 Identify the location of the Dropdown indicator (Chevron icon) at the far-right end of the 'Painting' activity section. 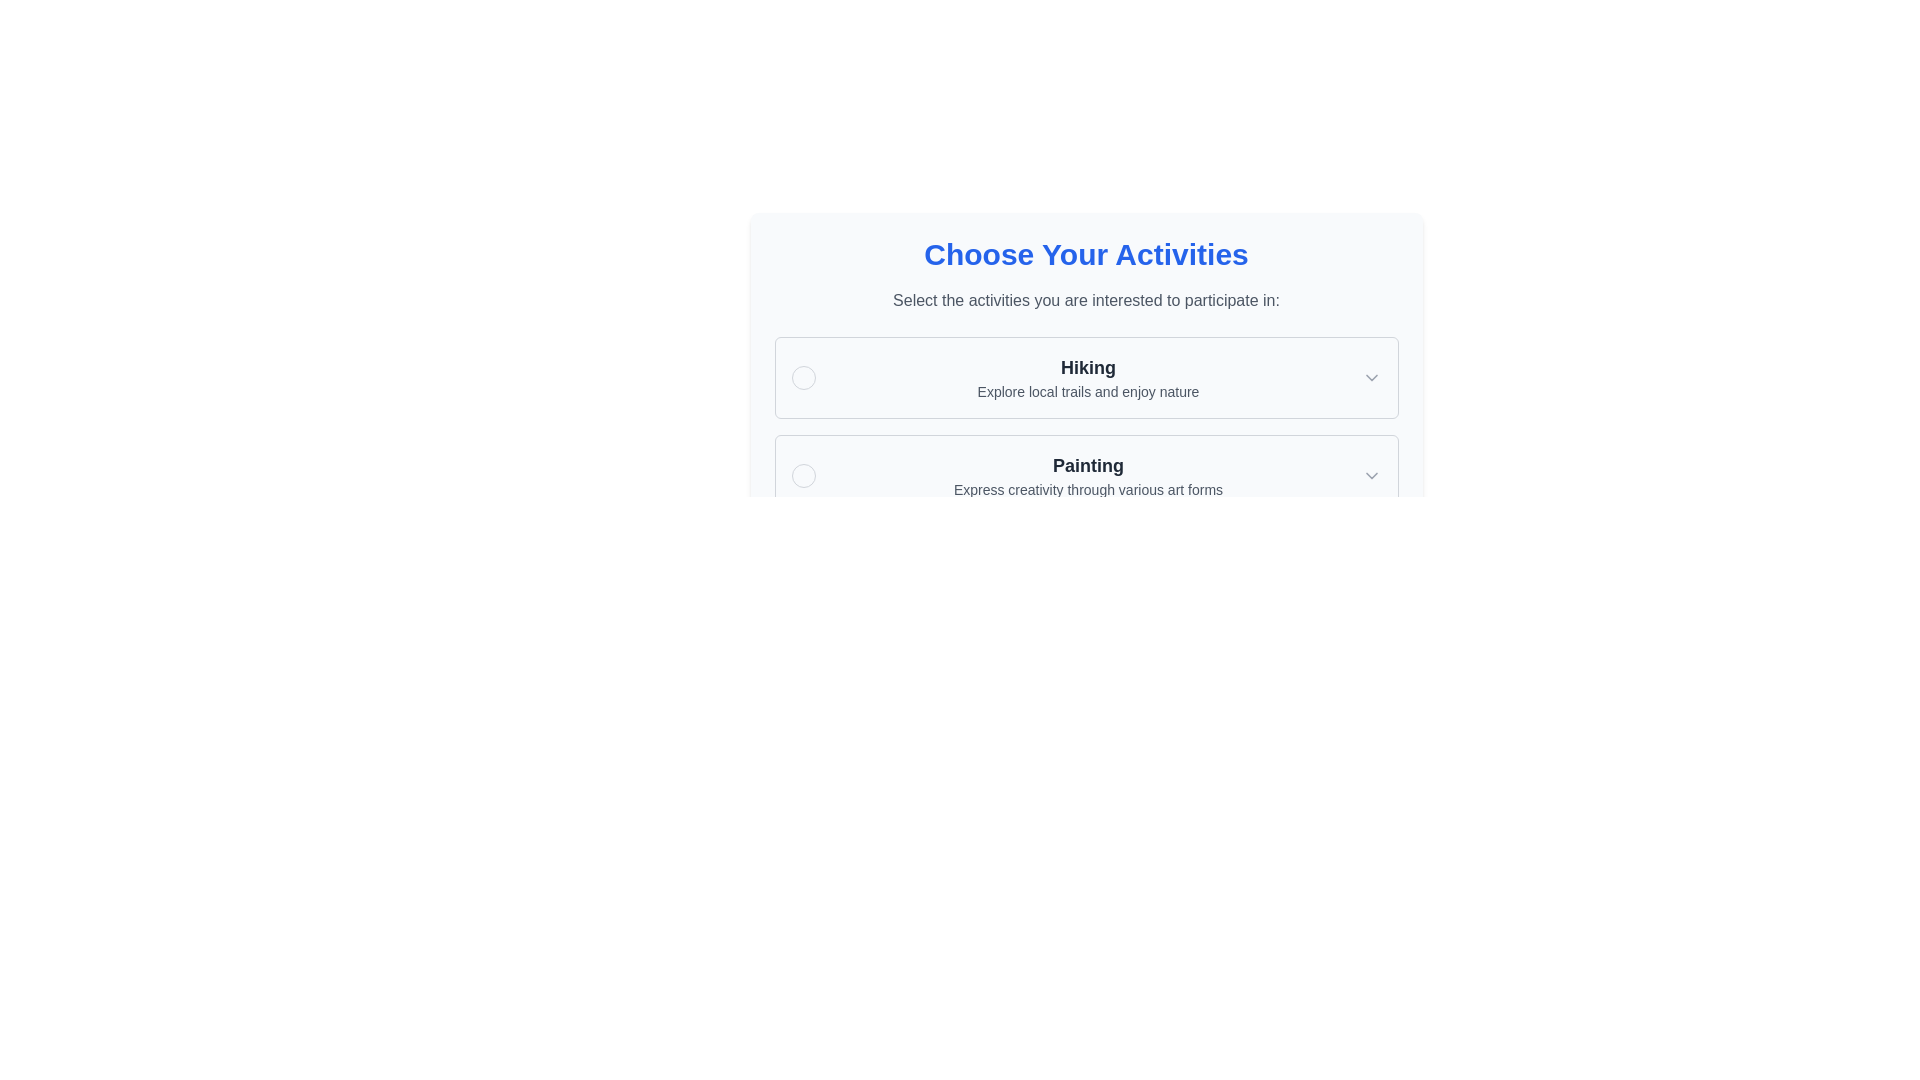
(1370, 475).